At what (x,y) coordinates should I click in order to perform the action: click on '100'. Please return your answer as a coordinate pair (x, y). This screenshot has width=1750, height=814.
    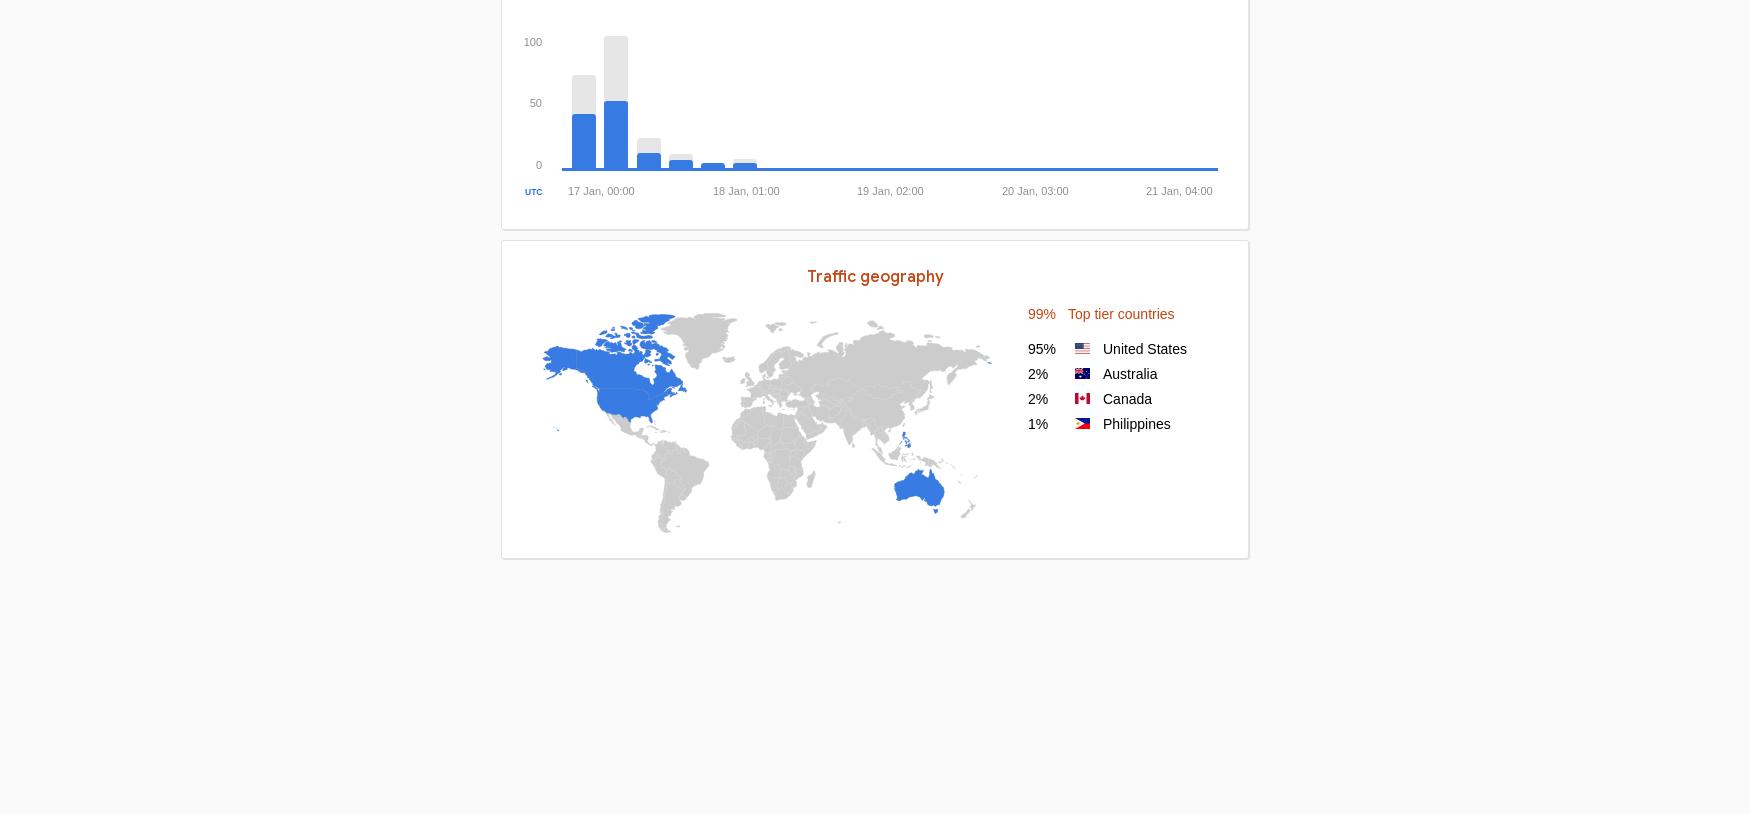
    Looking at the image, I should click on (531, 41).